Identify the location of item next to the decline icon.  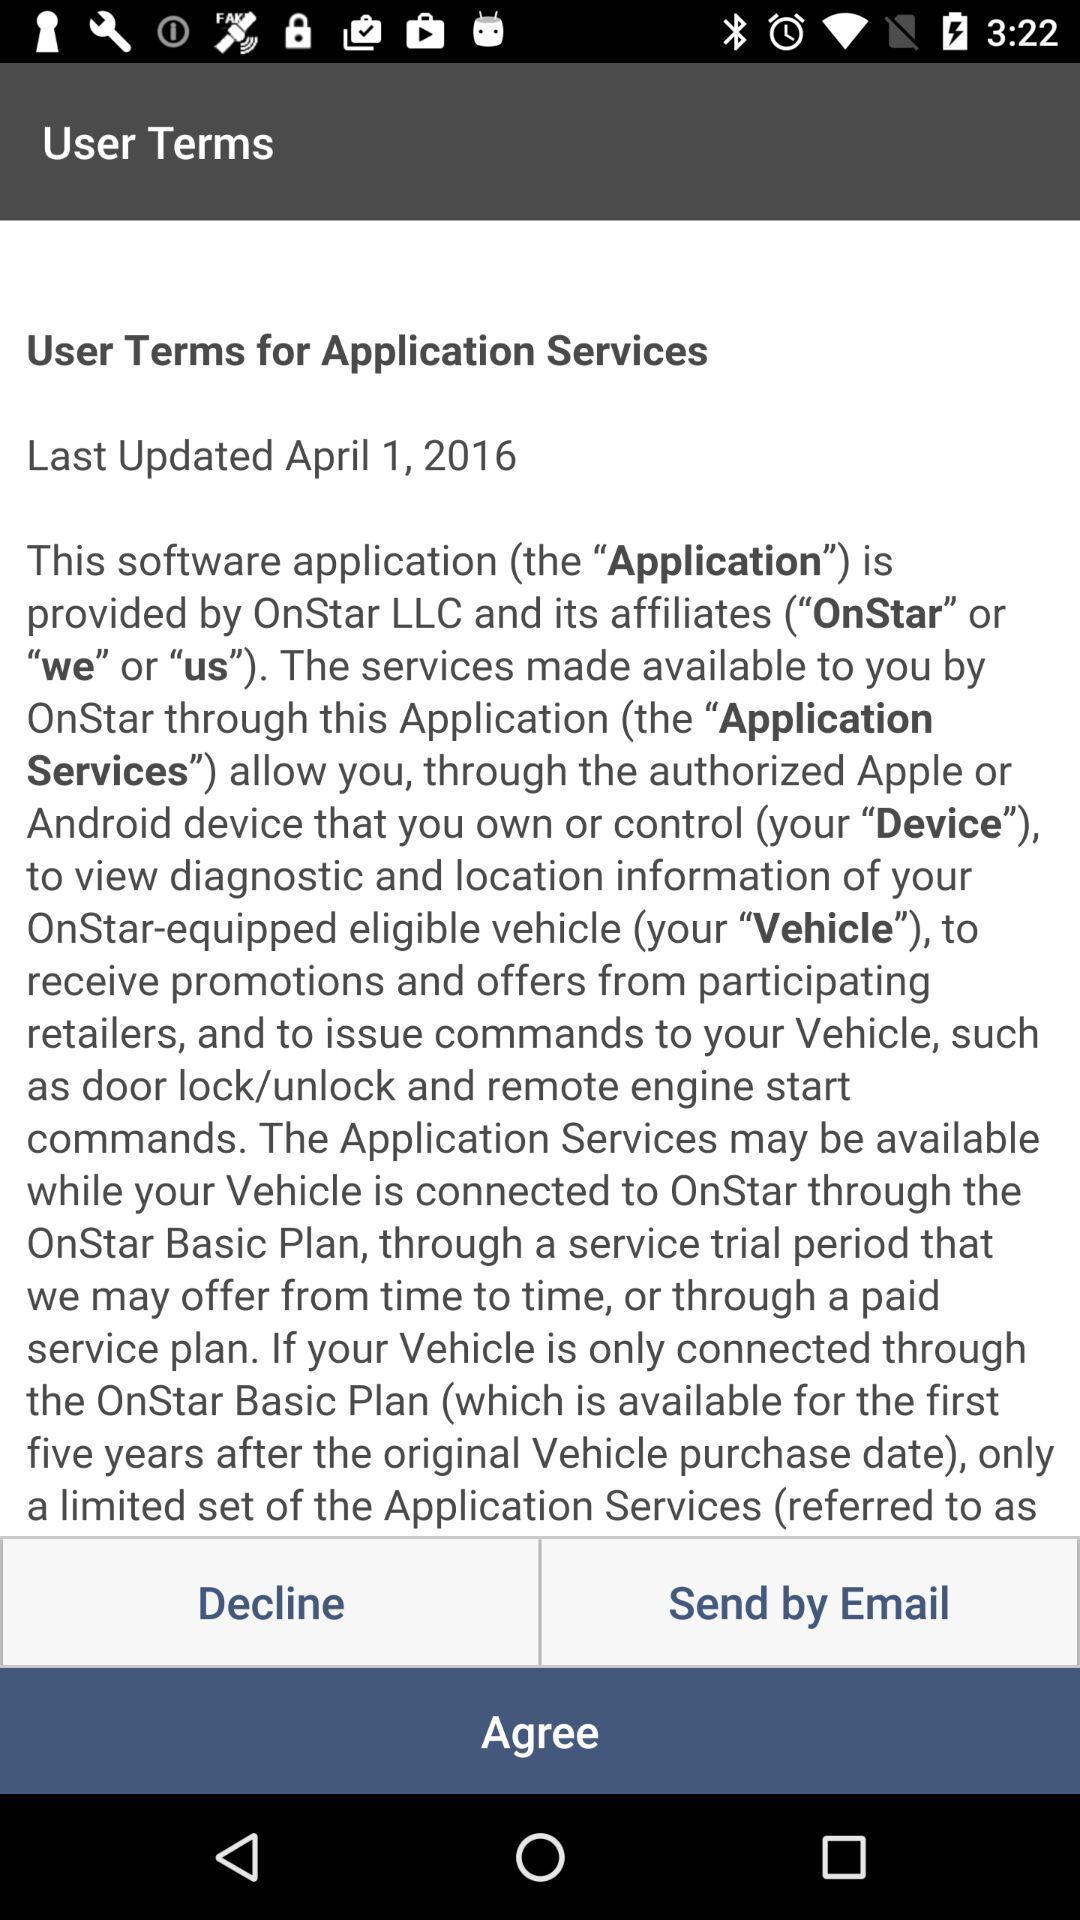
(808, 1602).